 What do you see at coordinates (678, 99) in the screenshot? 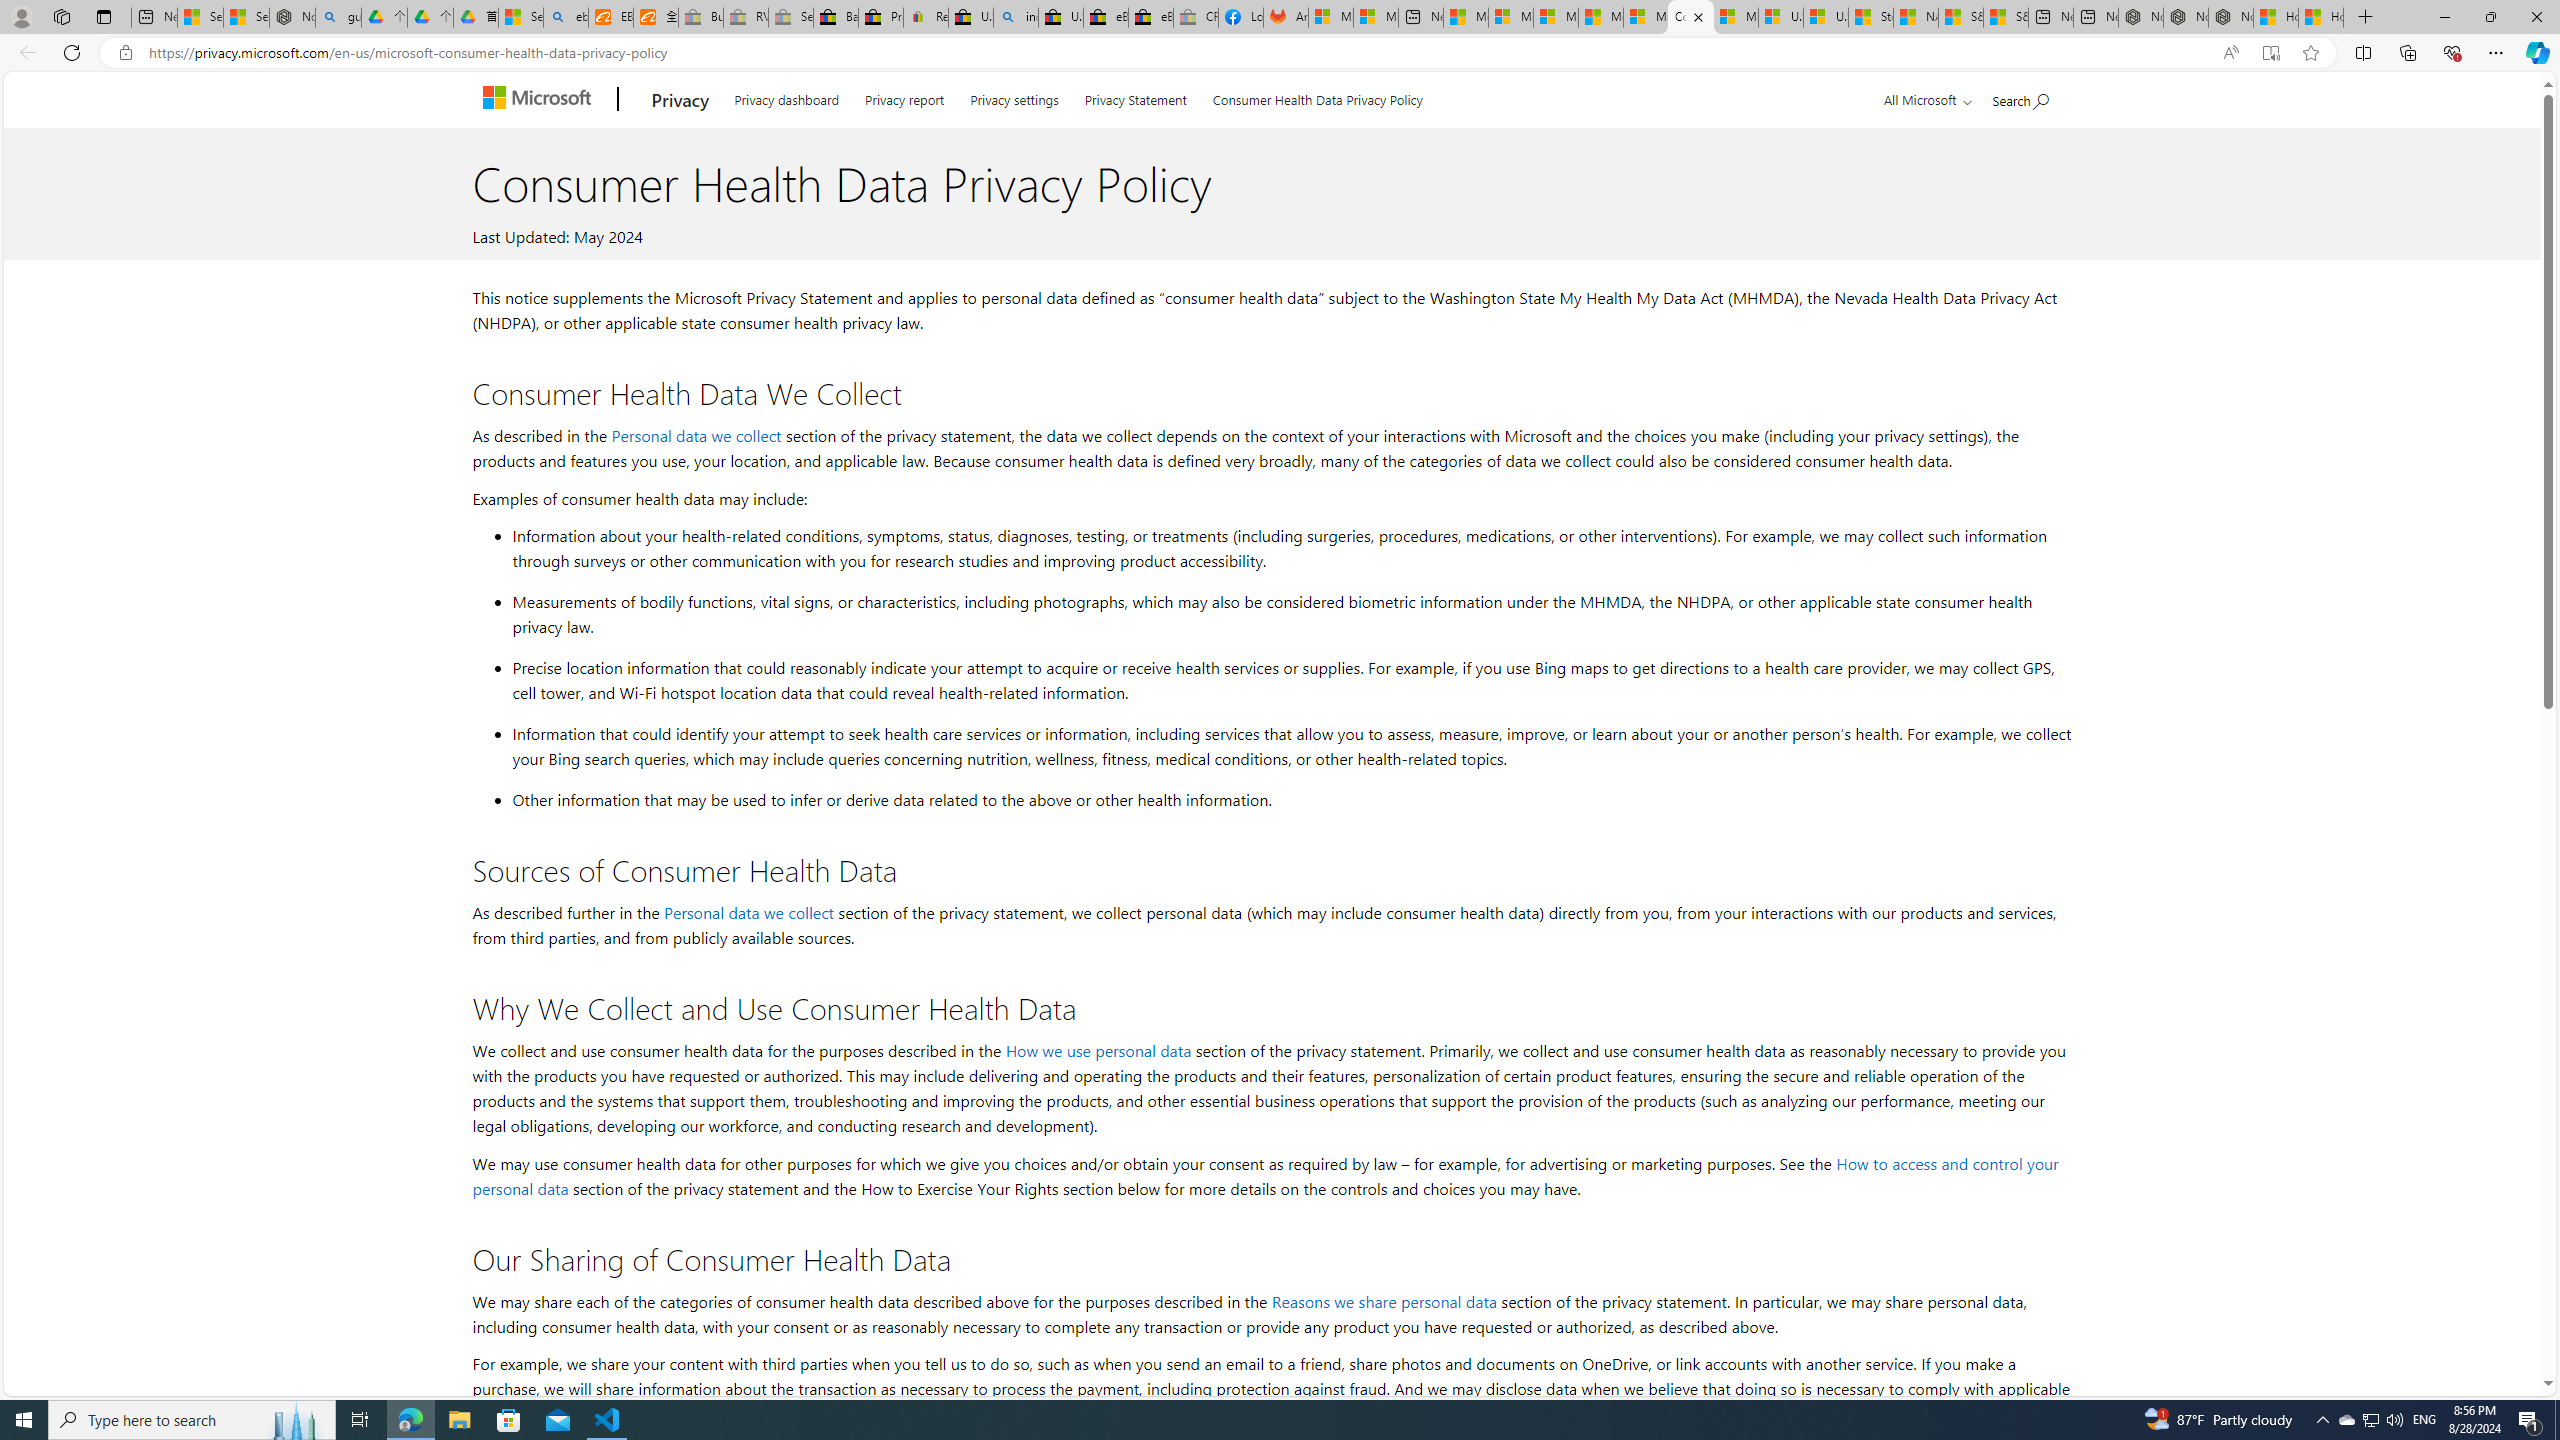
I see `'Privacy'` at bounding box center [678, 99].